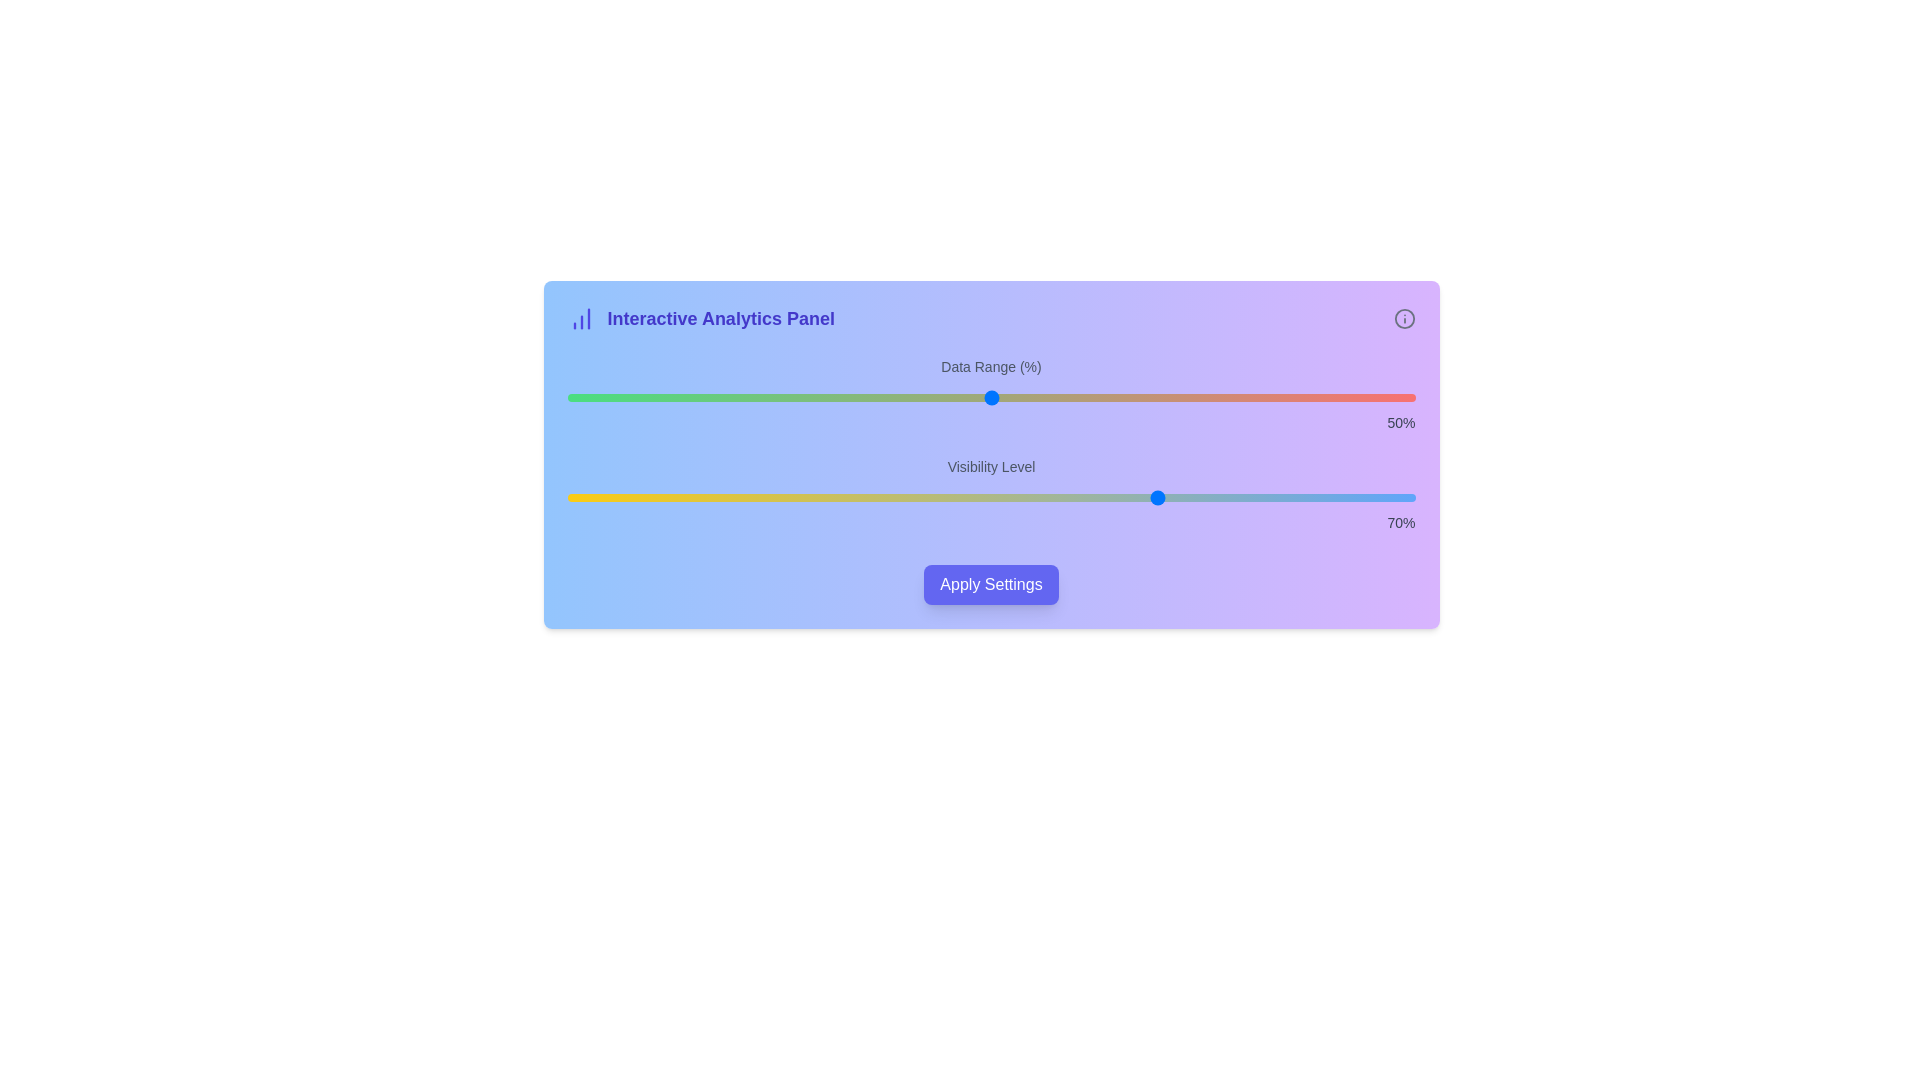 The height and width of the screenshot is (1080, 1920). Describe the element at coordinates (1117, 397) in the screenshot. I see `the Data Range slider to 65%` at that location.